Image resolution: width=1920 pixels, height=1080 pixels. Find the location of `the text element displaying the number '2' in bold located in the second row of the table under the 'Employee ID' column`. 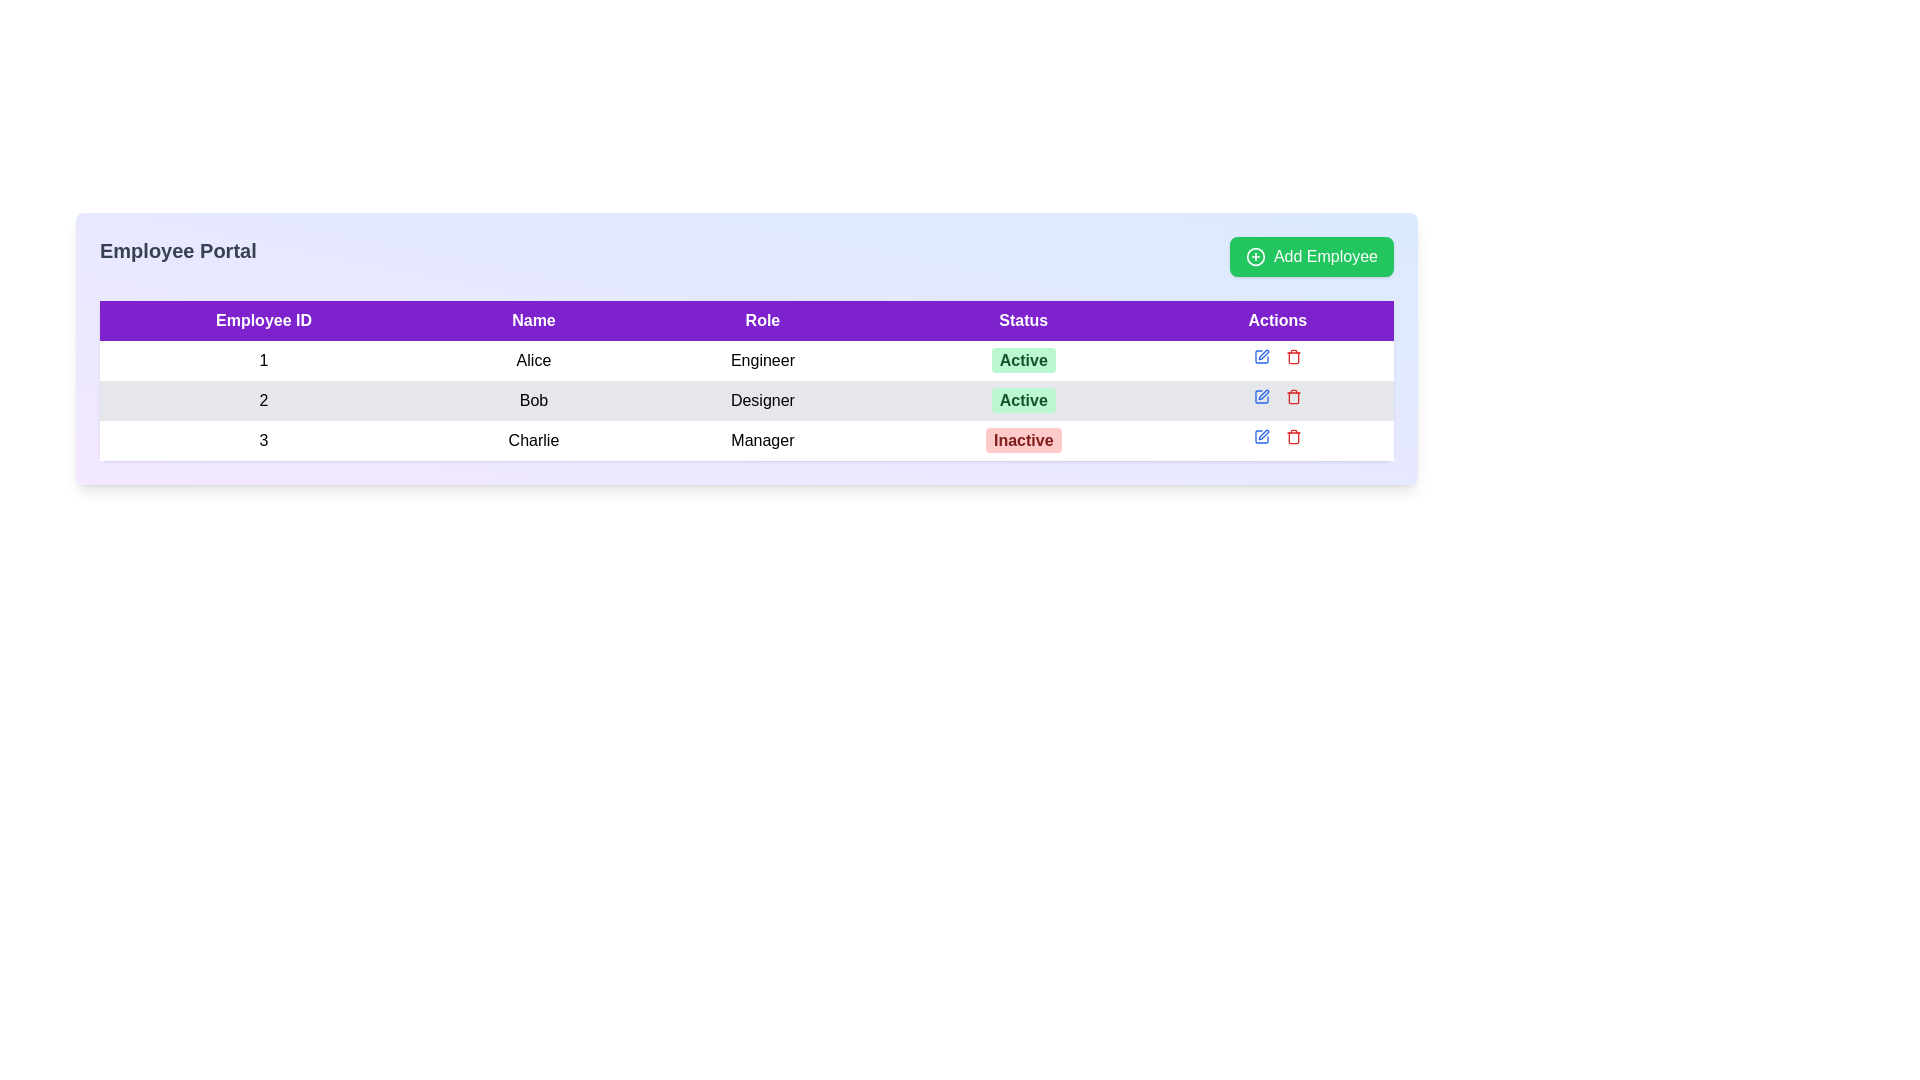

the text element displaying the number '2' in bold located in the second row of the table under the 'Employee ID' column is located at coordinates (263, 401).